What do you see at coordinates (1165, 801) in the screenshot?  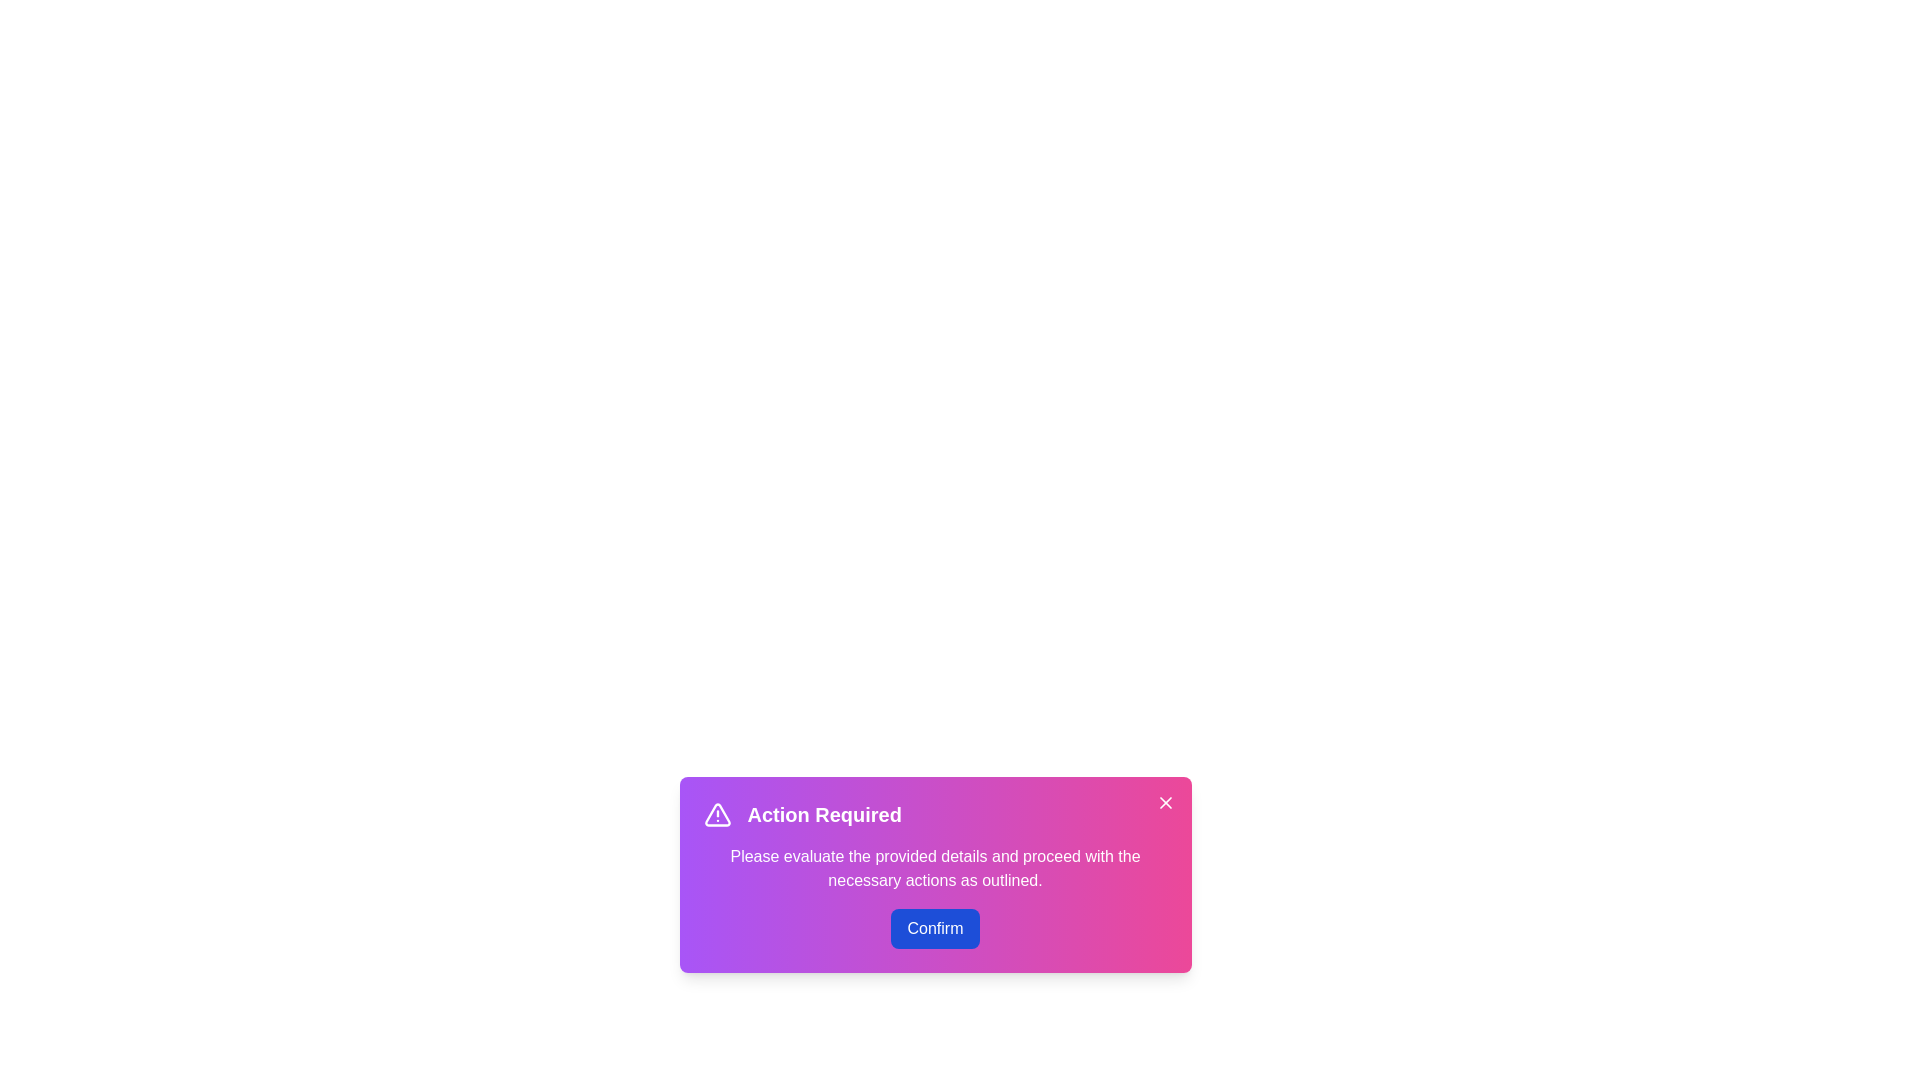 I see `close button located at the top-right corner of the alert` at bounding box center [1165, 801].